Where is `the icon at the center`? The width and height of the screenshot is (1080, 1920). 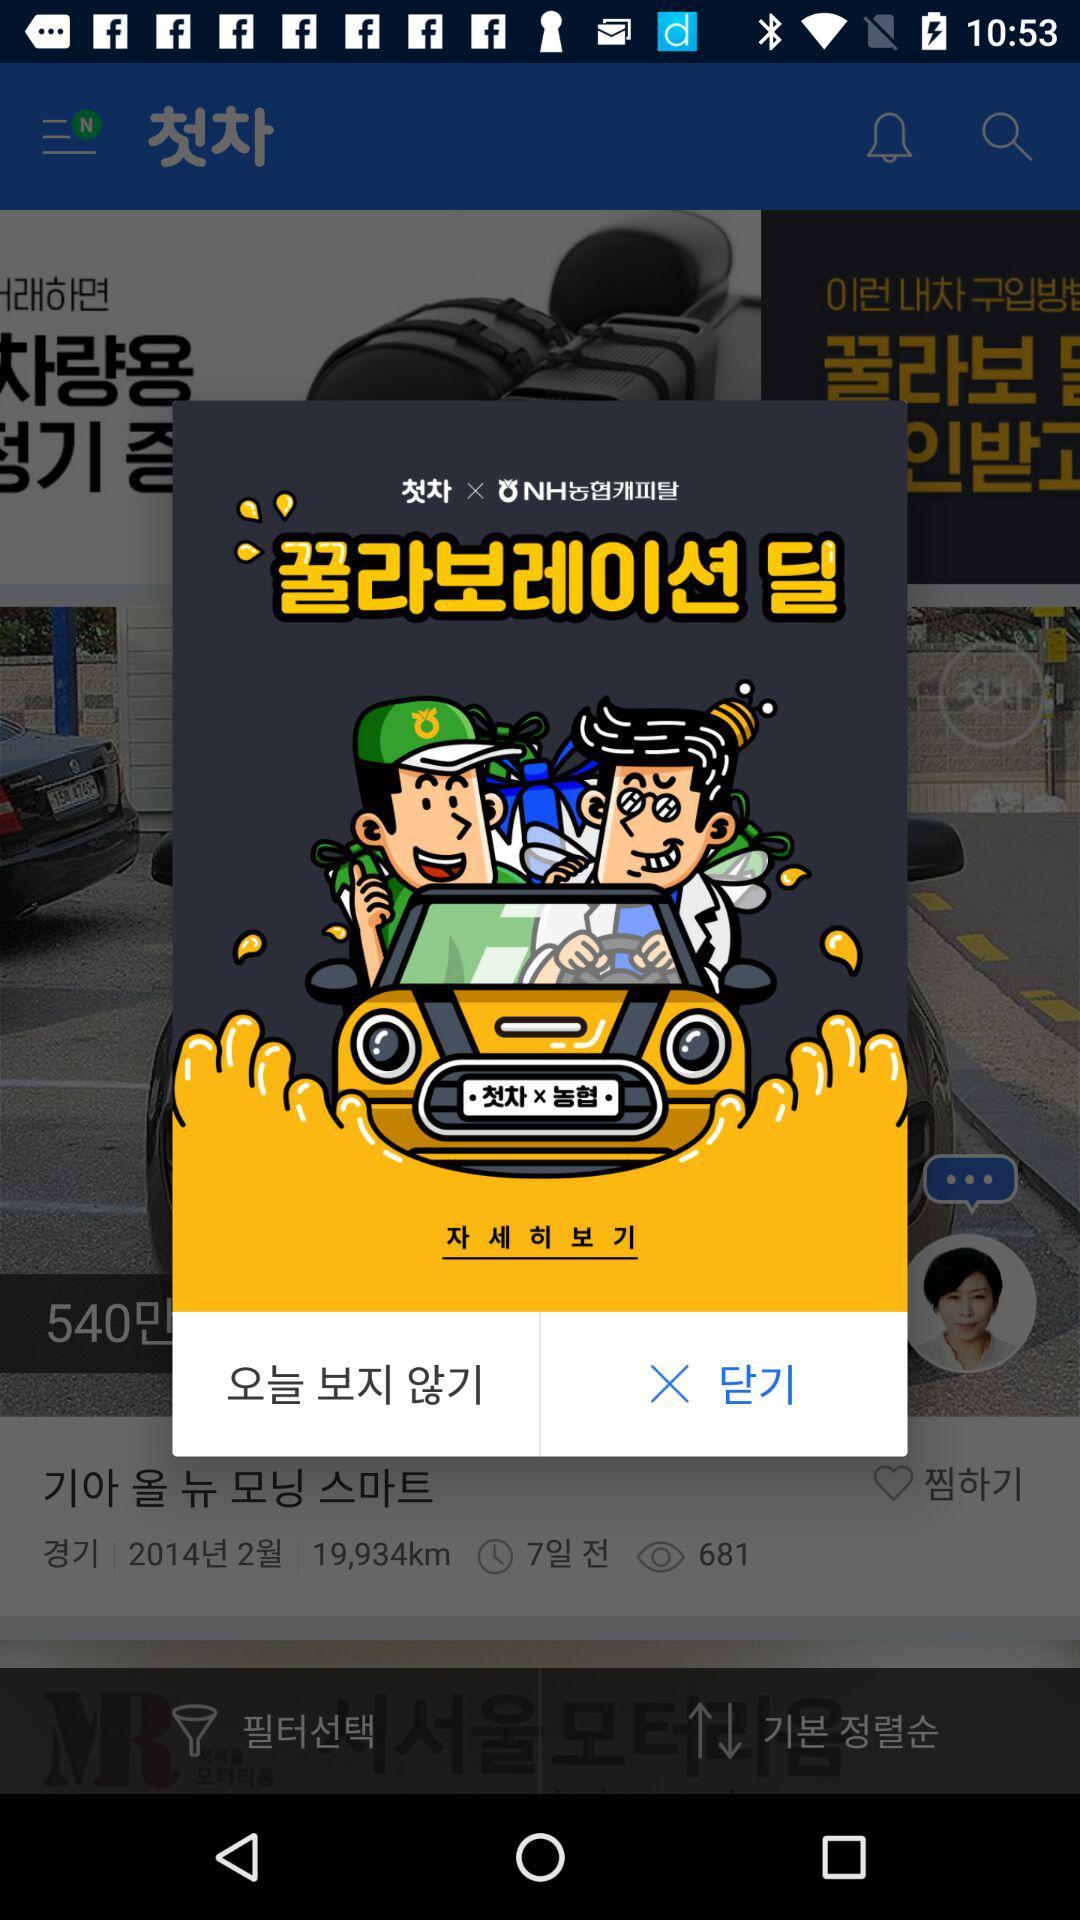
the icon at the center is located at coordinates (540, 856).